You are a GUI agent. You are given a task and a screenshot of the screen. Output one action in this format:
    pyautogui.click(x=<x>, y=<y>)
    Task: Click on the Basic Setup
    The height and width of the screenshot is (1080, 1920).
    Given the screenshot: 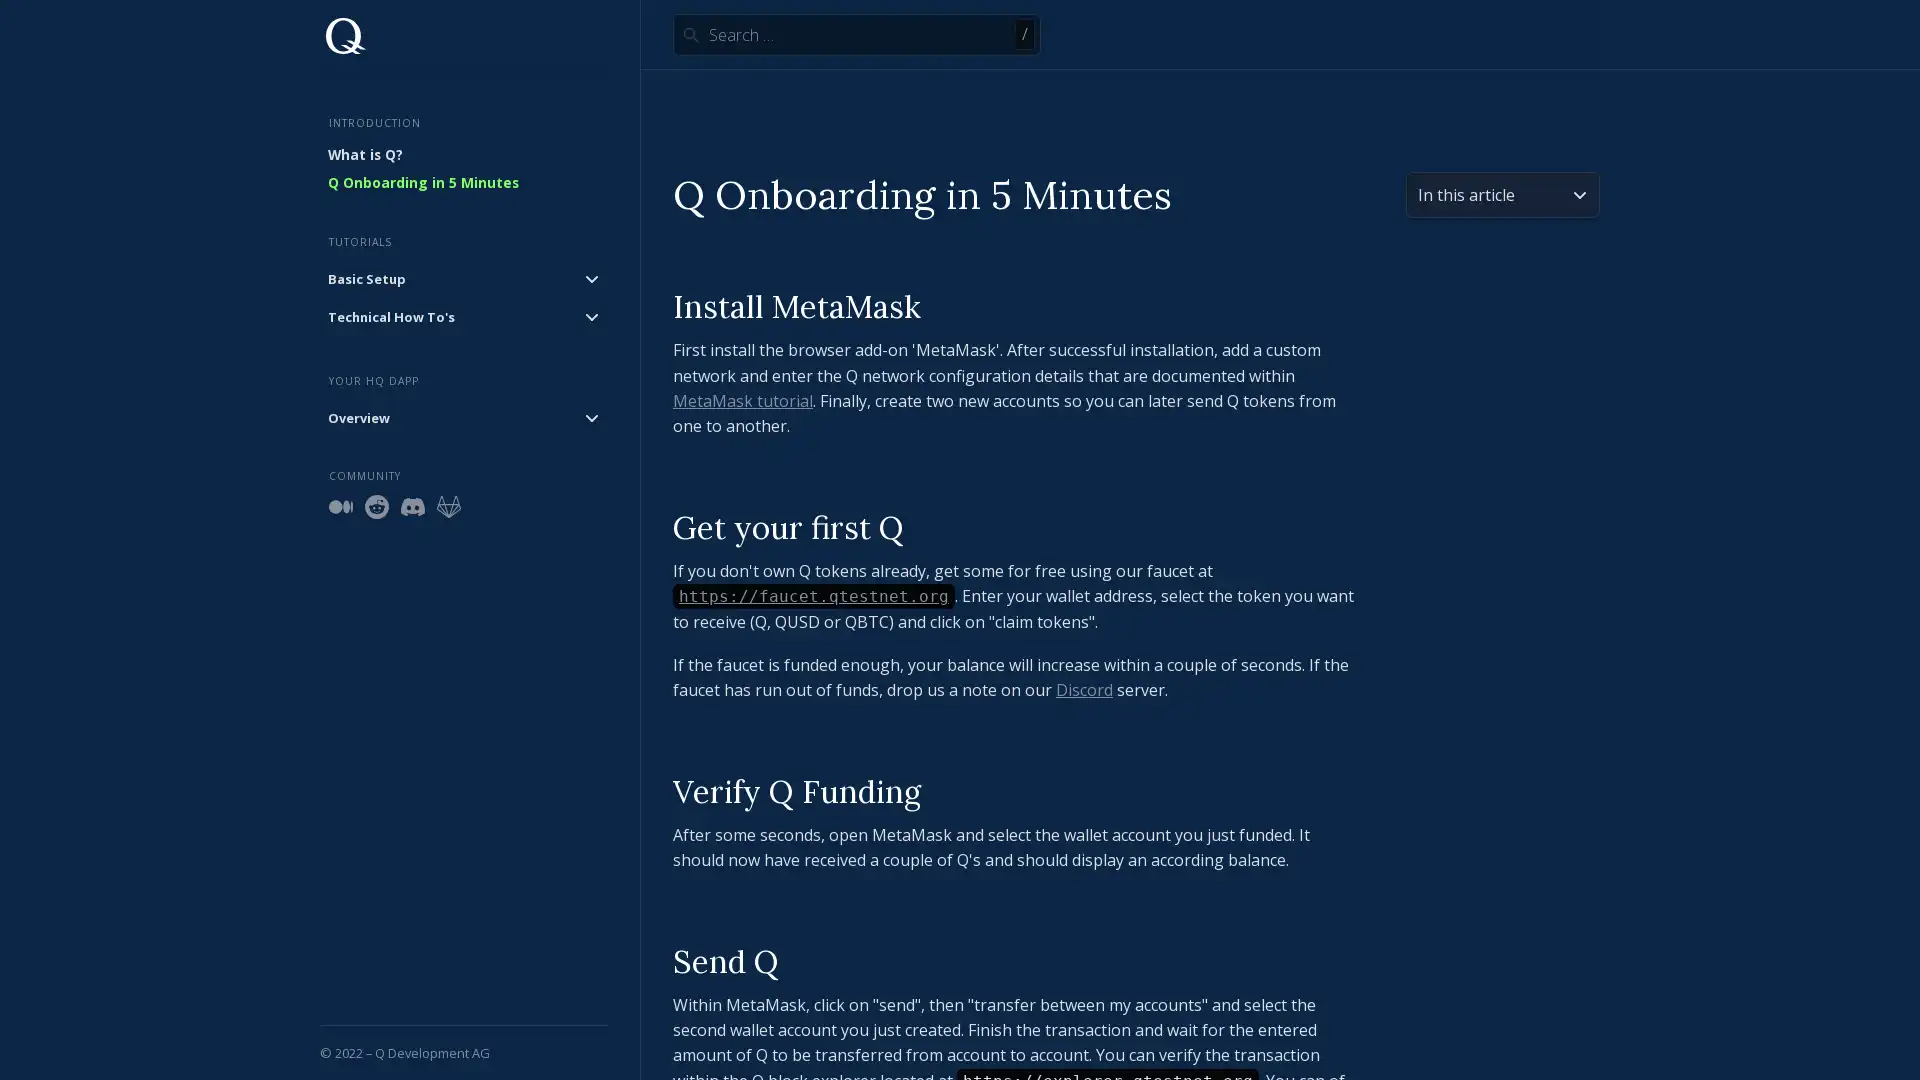 What is the action you would take?
    pyautogui.click(x=463, y=277)
    